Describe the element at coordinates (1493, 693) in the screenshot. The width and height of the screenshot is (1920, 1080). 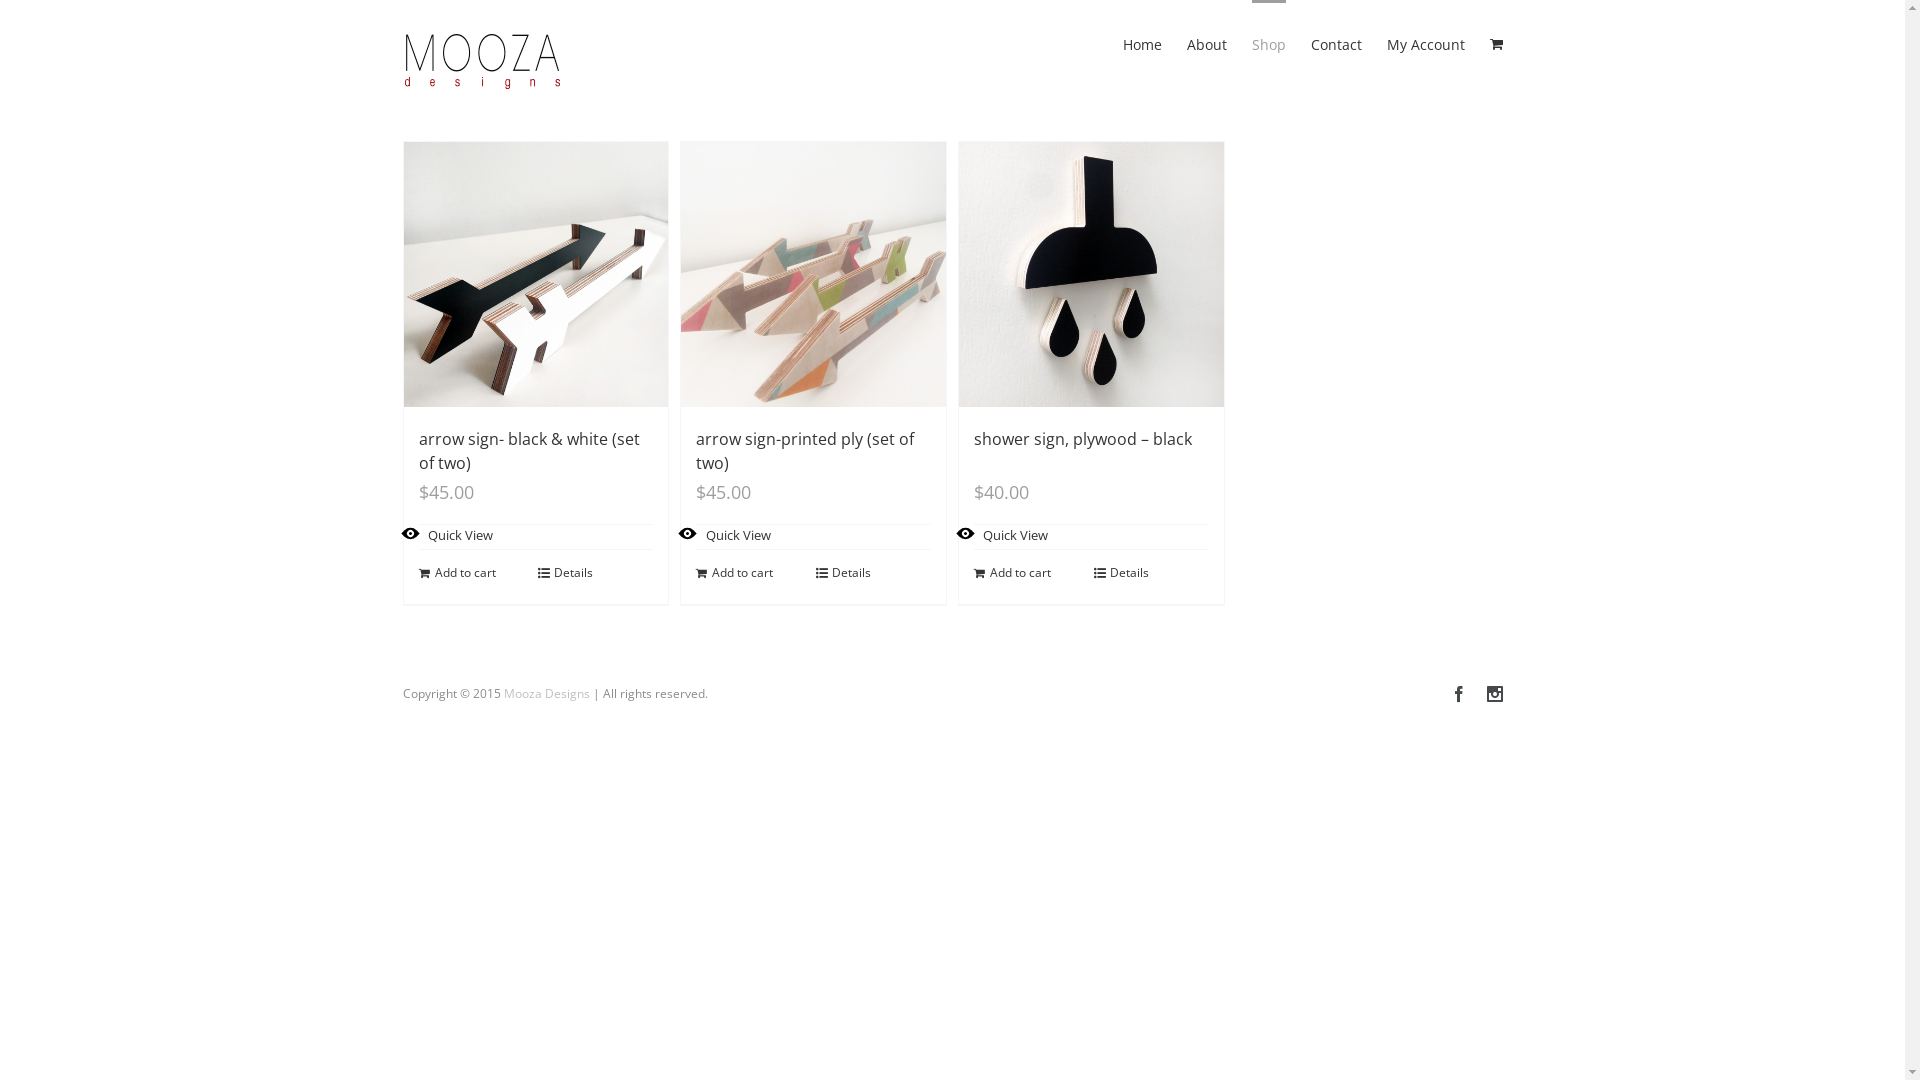
I see `'Instagram'` at that location.